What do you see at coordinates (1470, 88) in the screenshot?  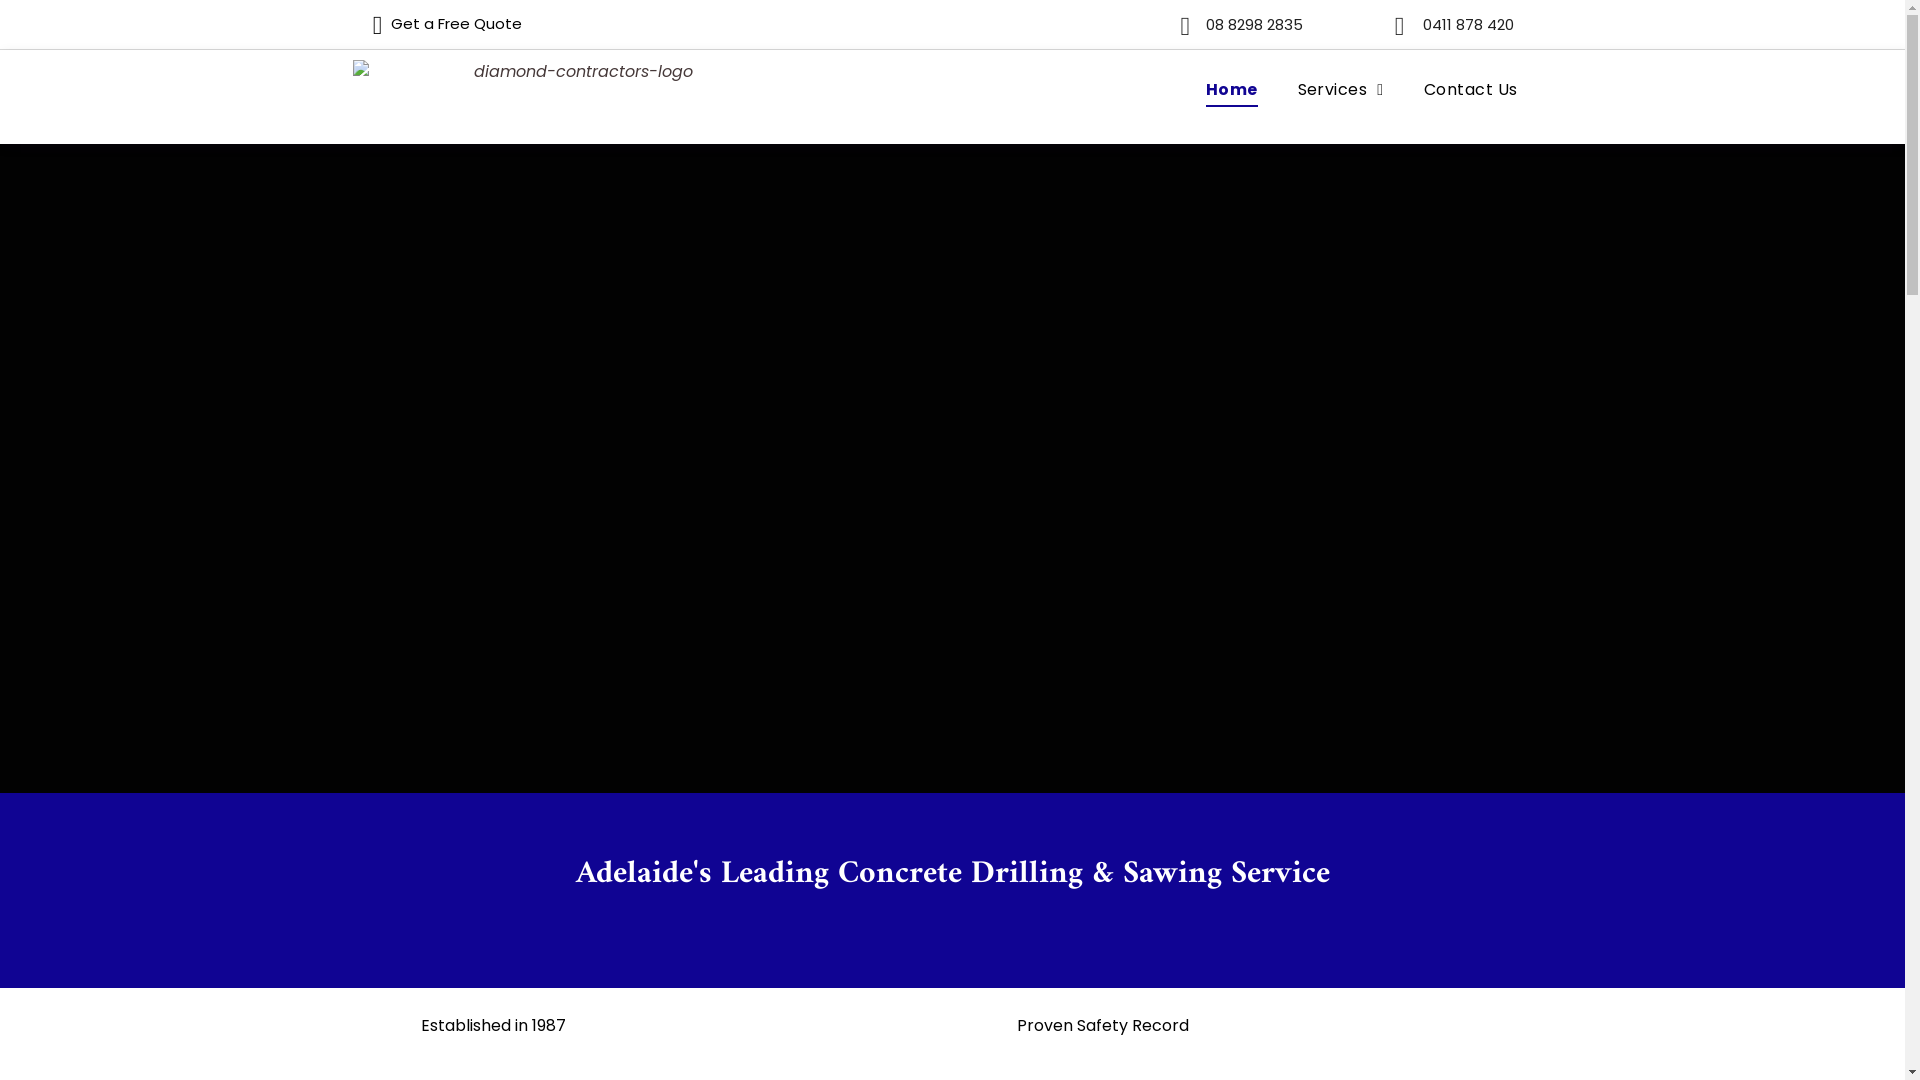 I see `'Contact Us'` at bounding box center [1470, 88].